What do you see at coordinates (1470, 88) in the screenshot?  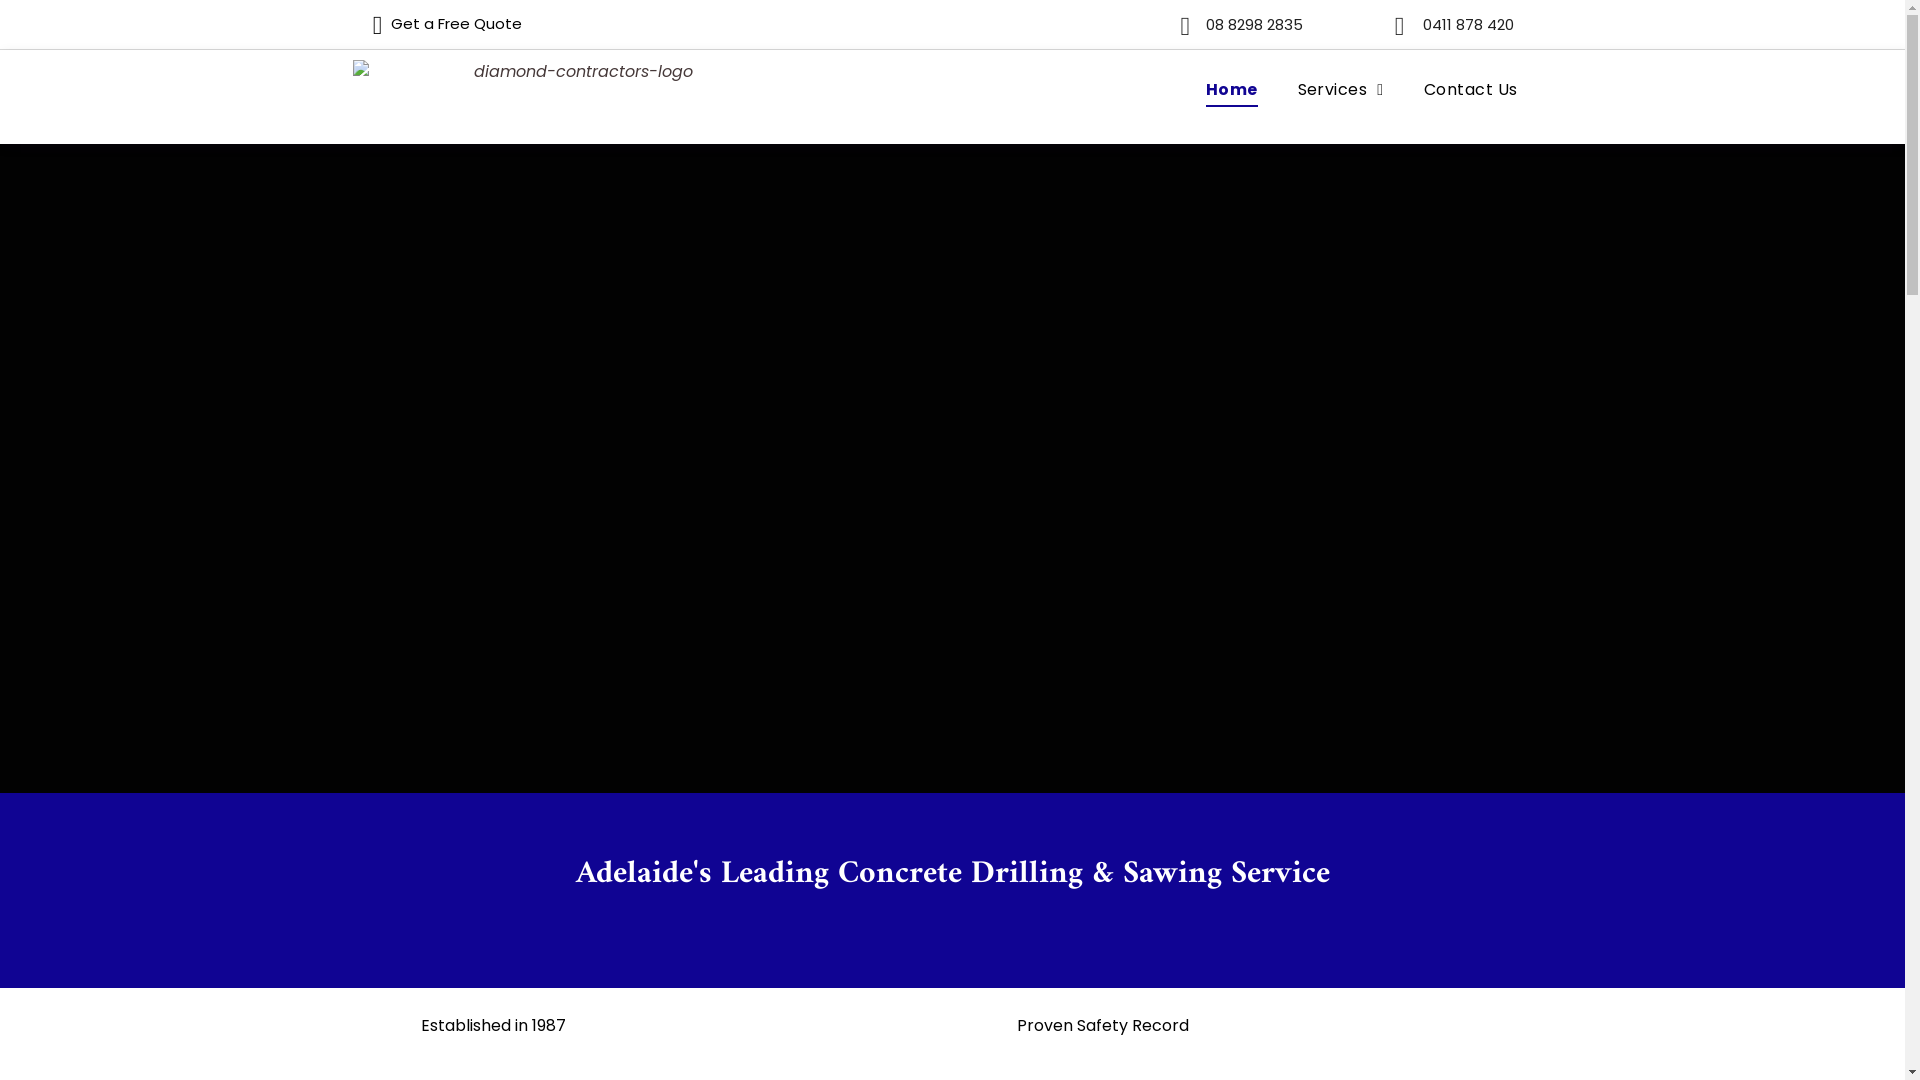 I see `'Contact Us'` at bounding box center [1470, 88].